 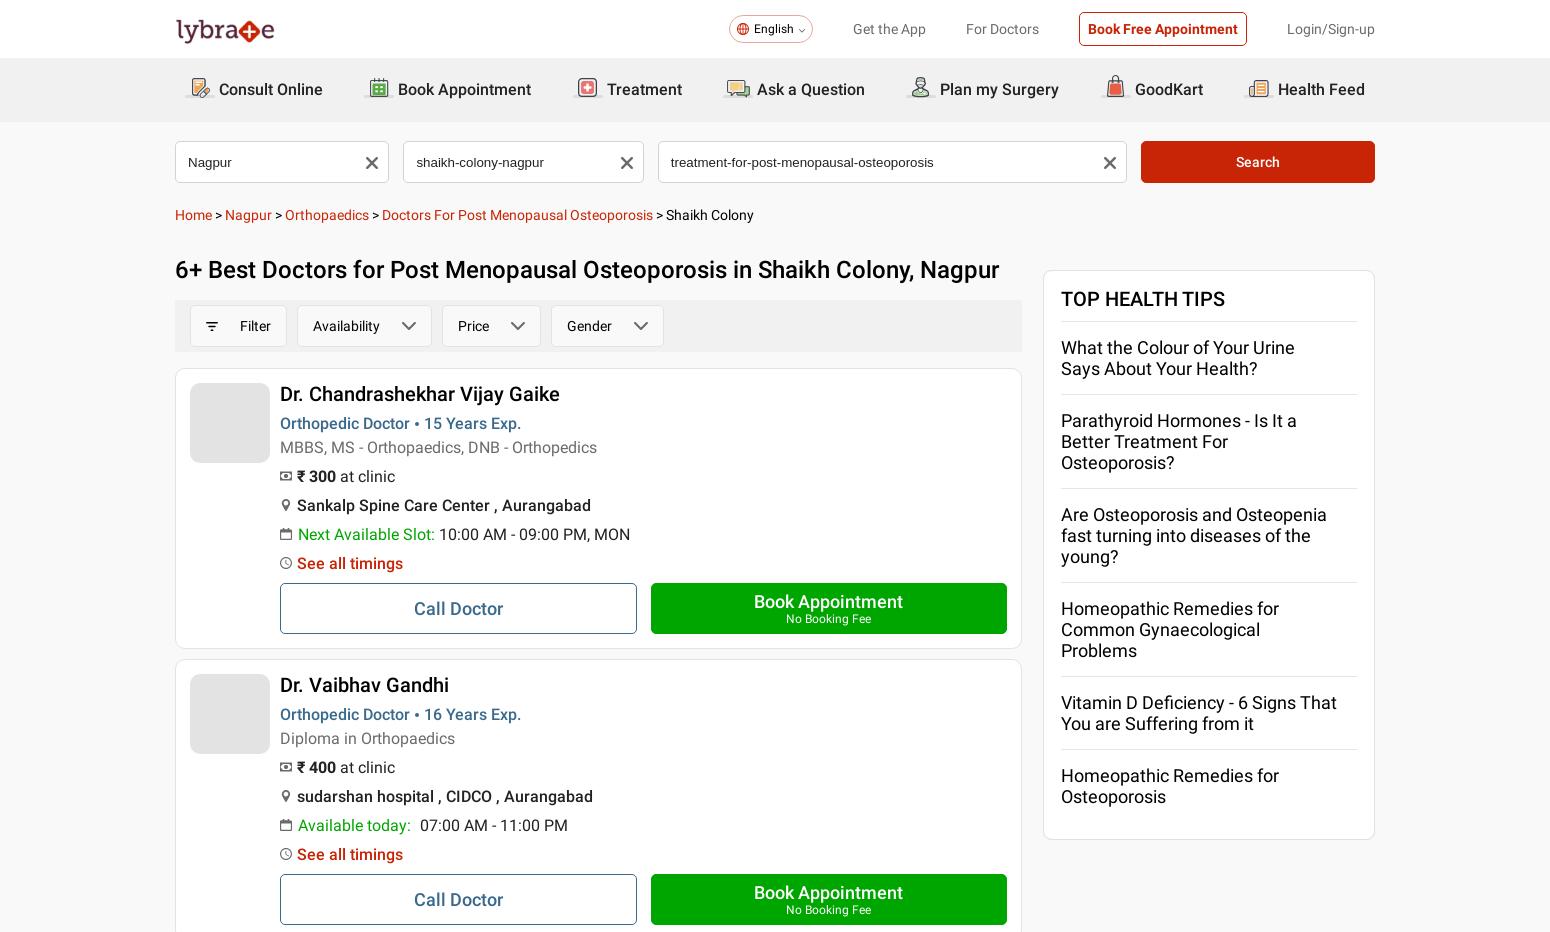 What do you see at coordinates (1178, 356) in the screenshot?
I see `'What the Colour of Your Urine Says About Your Health?'` at bounding box center [1178, 356].